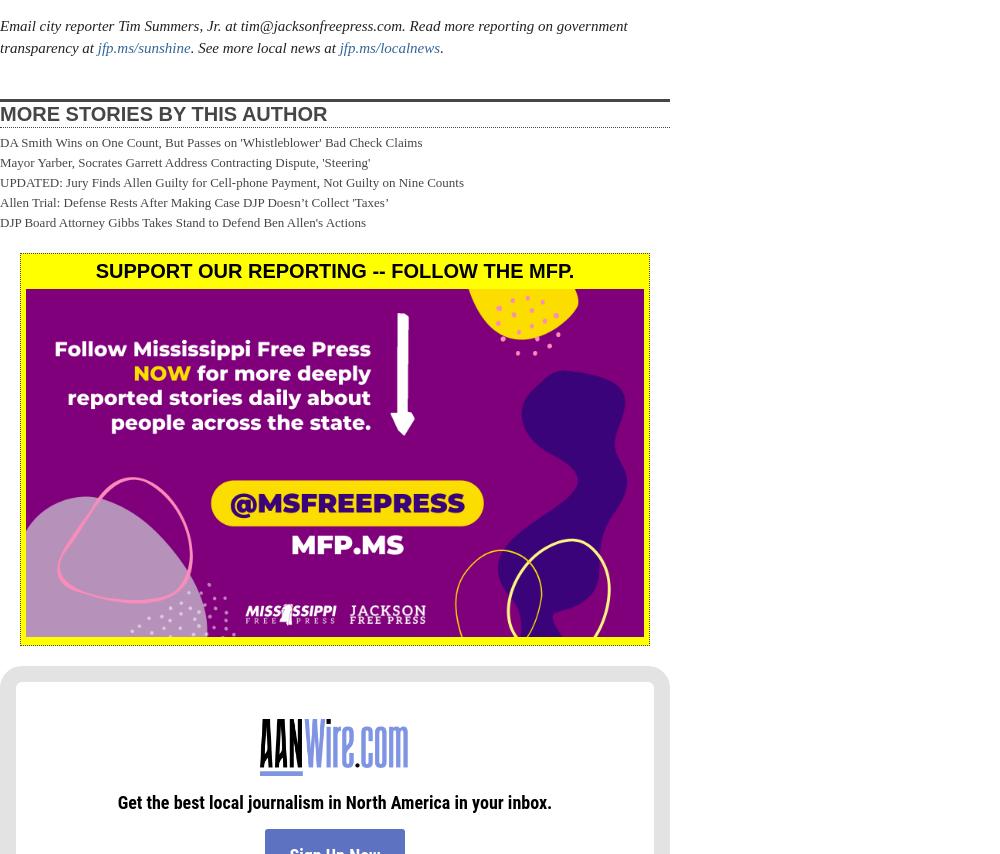 The height and width of the screenshot is (854, 1000). What do you see at coordinates (183, 222) in the screenshot?
I see `'DJP Board Attorney Gibbs Takes Stand to Defend Ben Allen's Actions'` at bounding box center [183, 222].